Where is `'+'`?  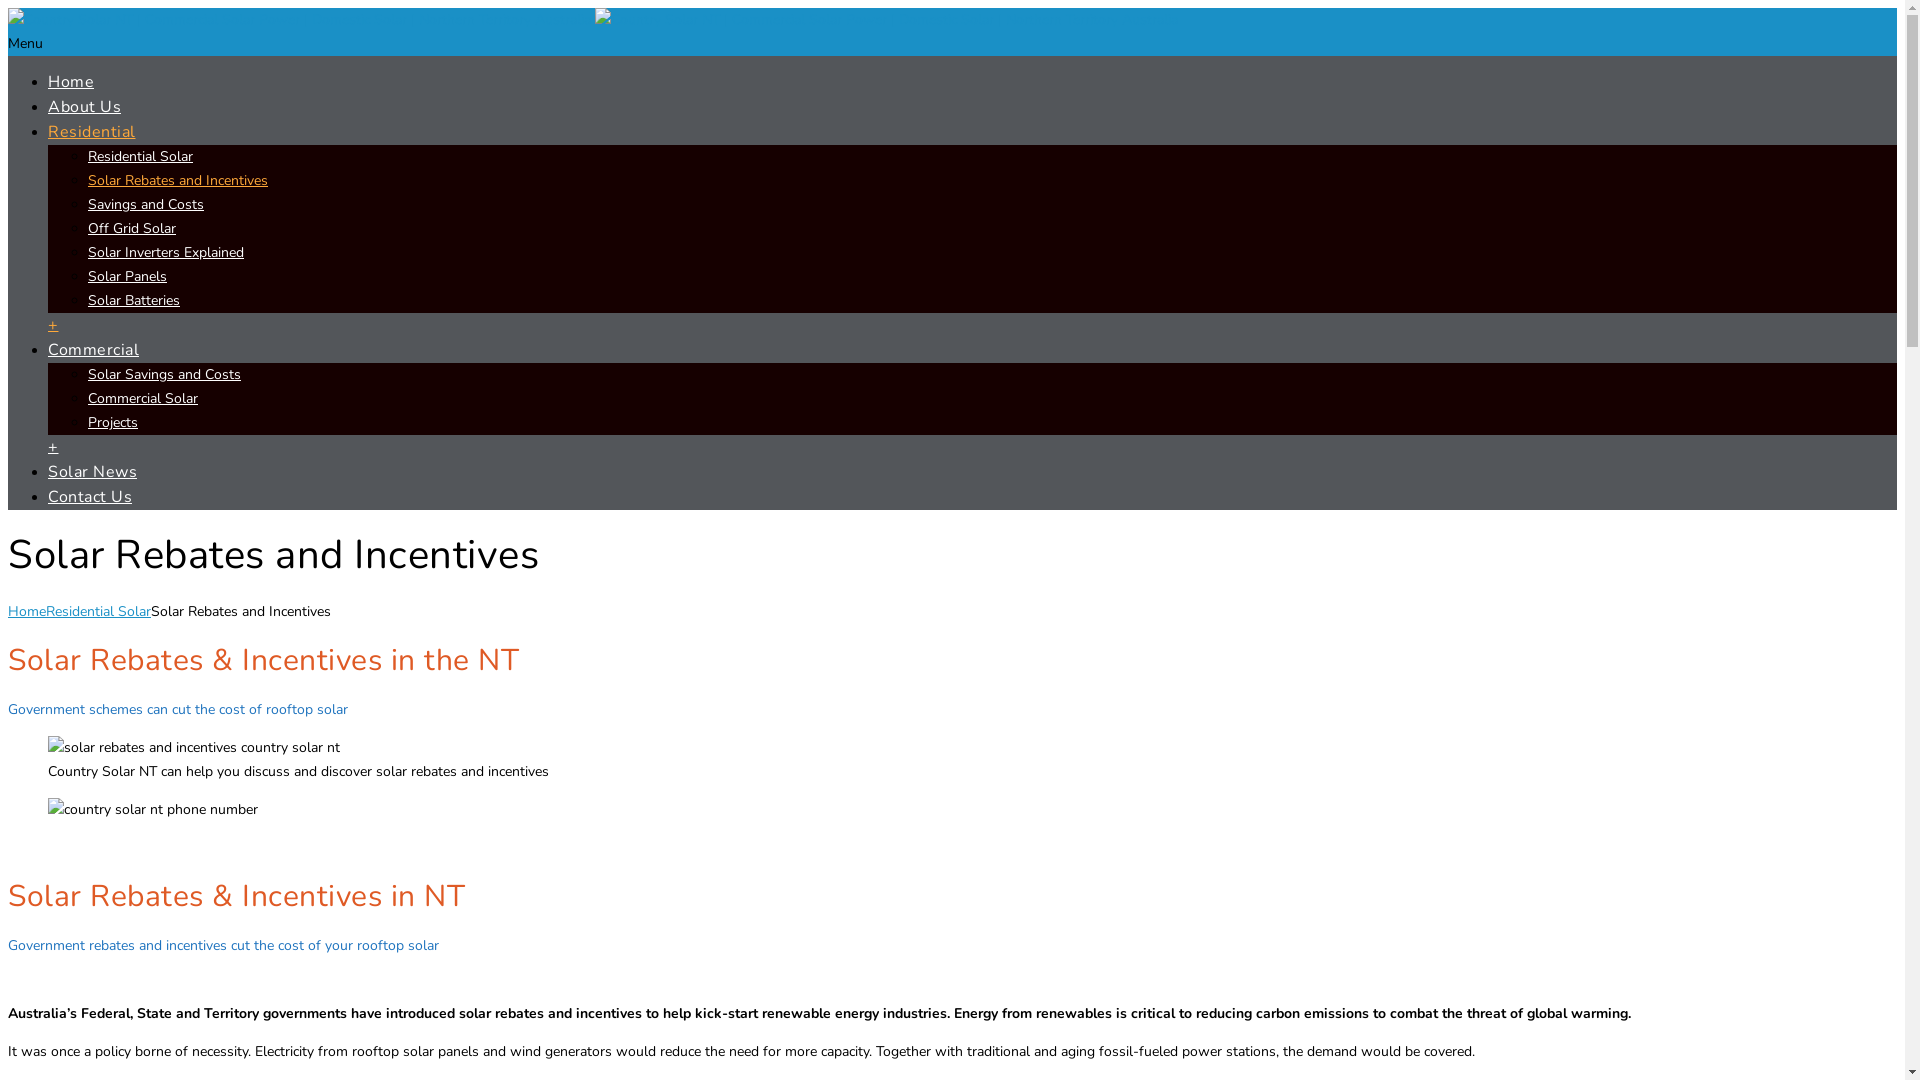
'+' is located at coordinates (53, 323).